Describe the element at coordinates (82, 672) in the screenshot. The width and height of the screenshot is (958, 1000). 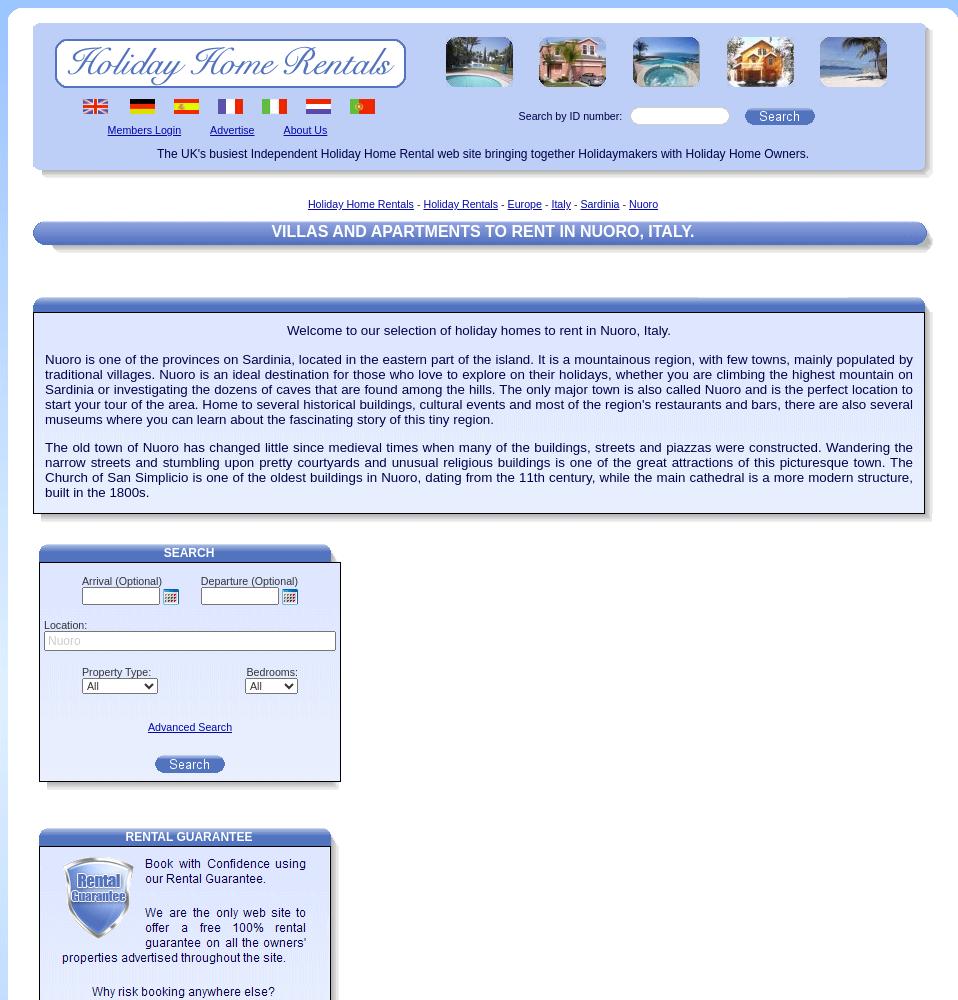
I see `'Property Type:'` at that location.